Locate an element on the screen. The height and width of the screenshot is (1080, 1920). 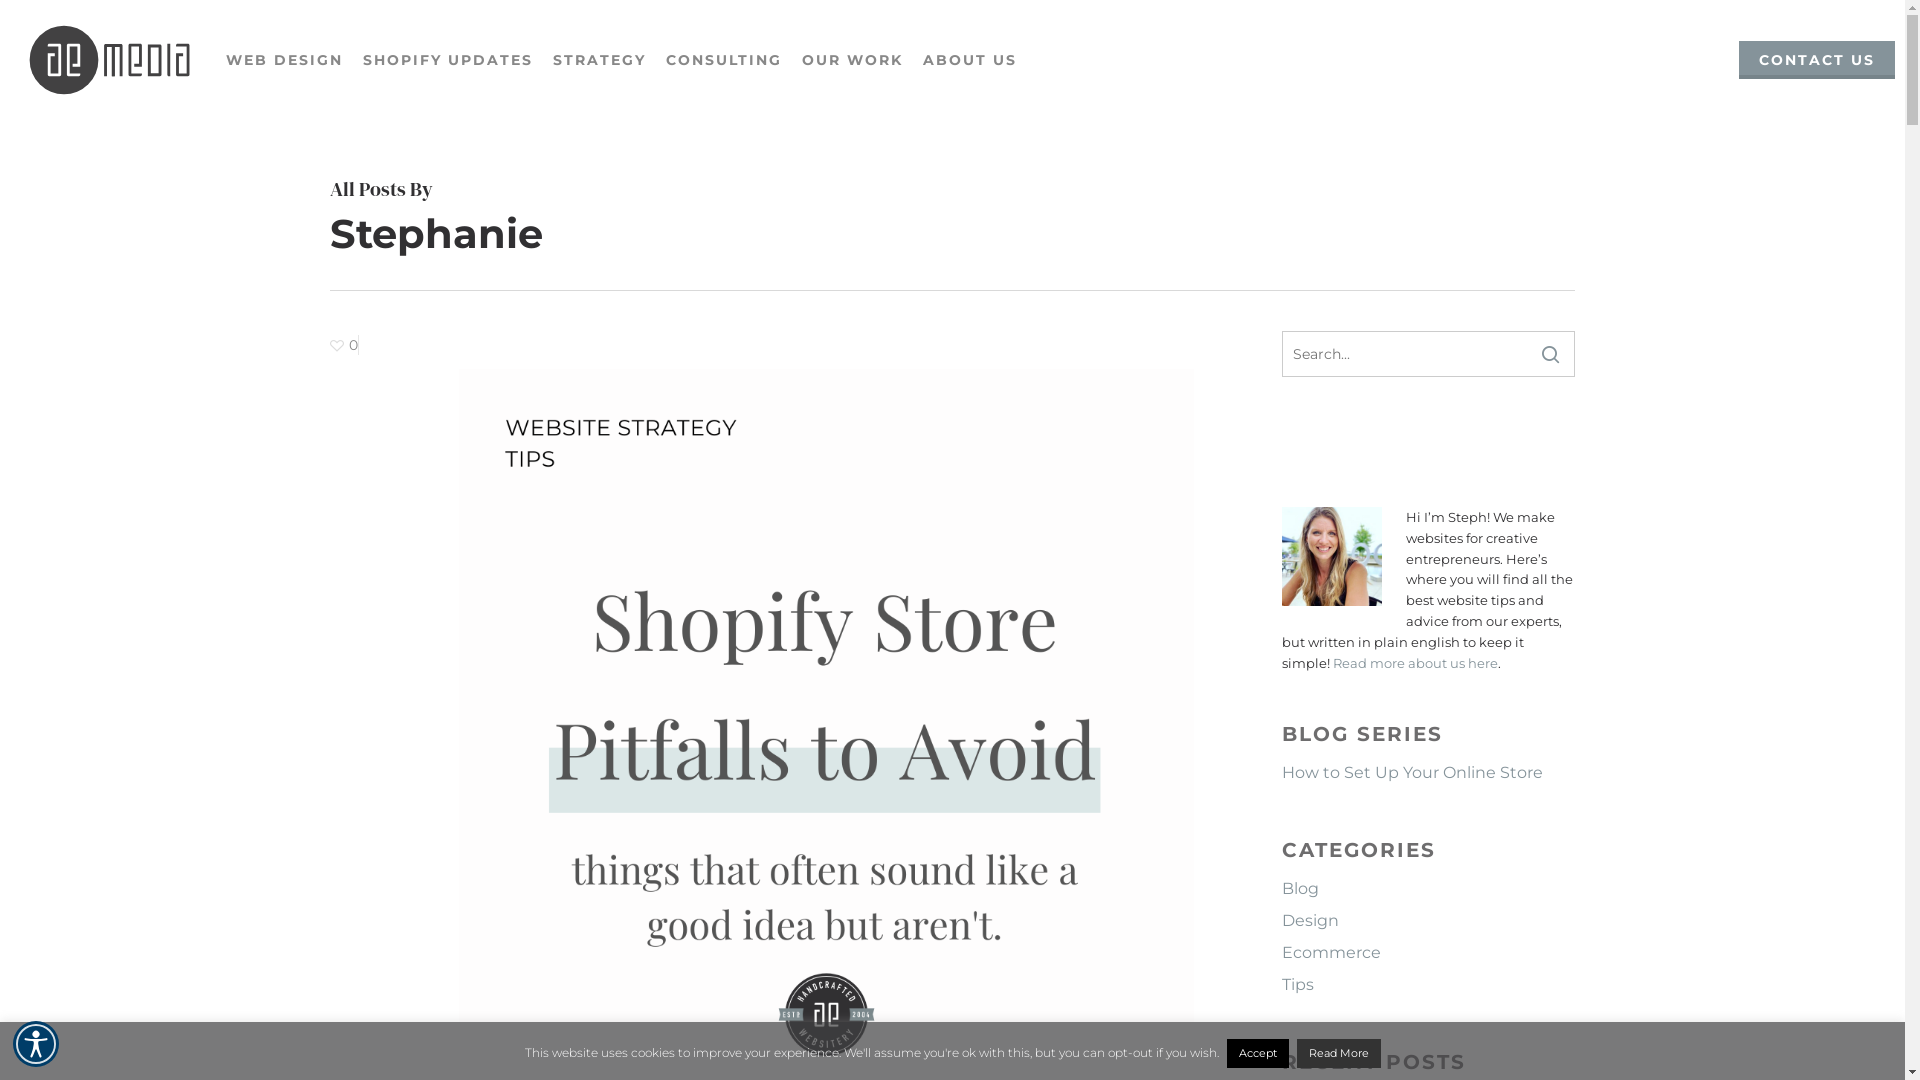
'ABOUT US' is located at coordinates (969, 59).